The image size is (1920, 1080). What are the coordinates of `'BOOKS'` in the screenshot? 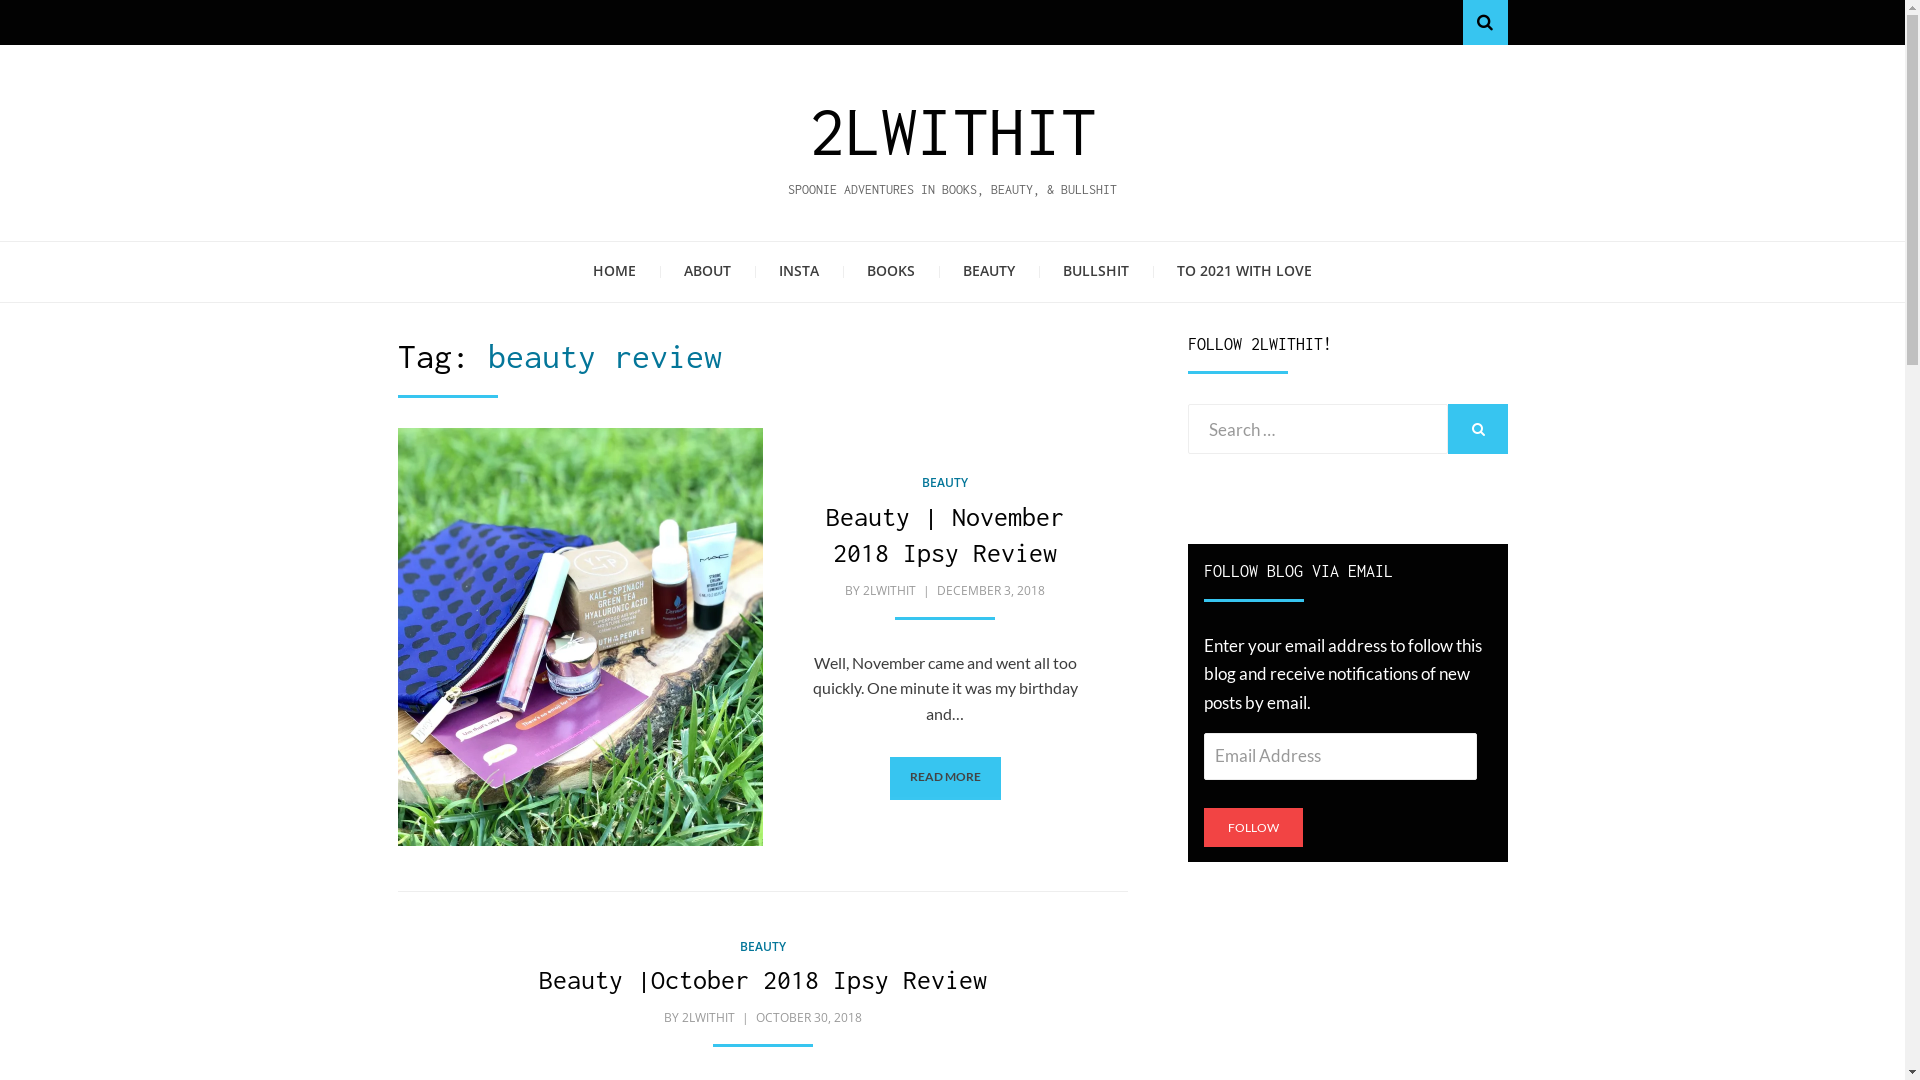 It's located at (843, 272).